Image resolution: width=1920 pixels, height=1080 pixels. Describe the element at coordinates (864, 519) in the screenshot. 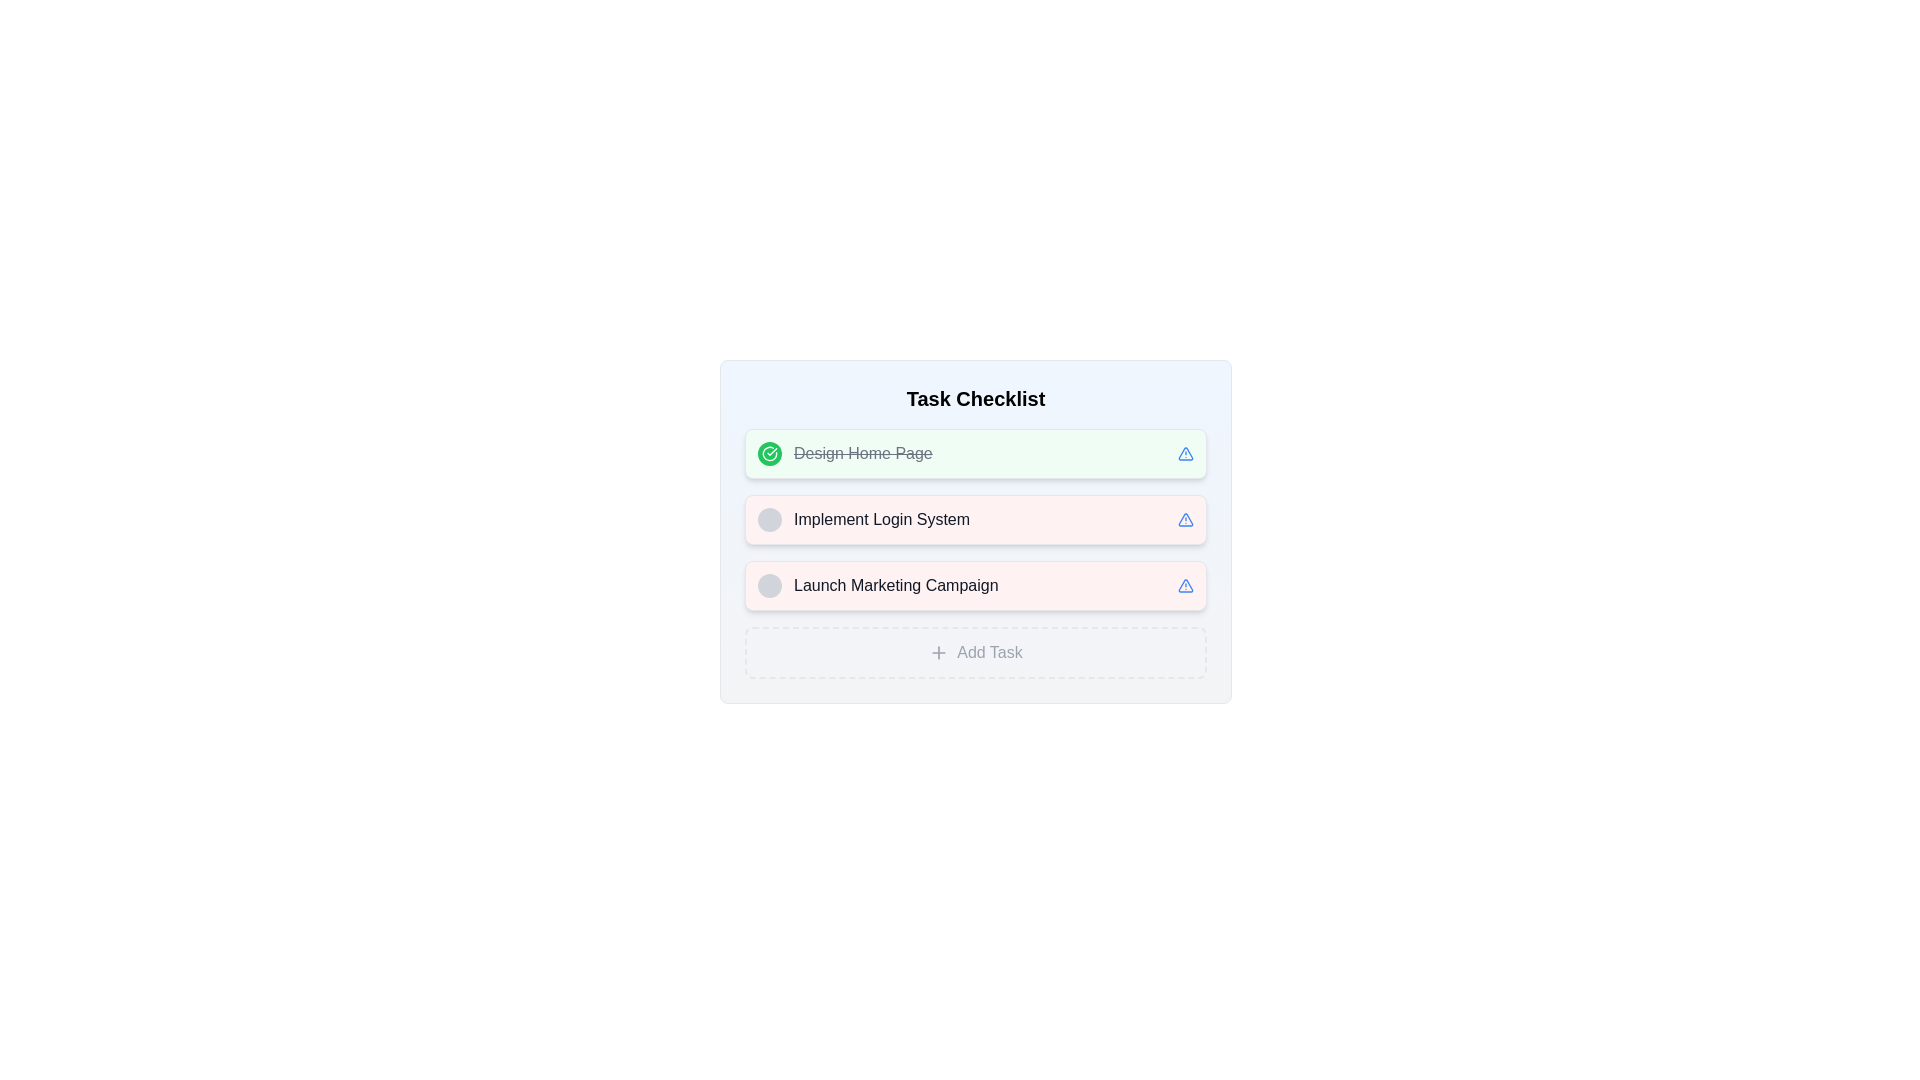

I see `the second task item in the checklist interface` at that location.